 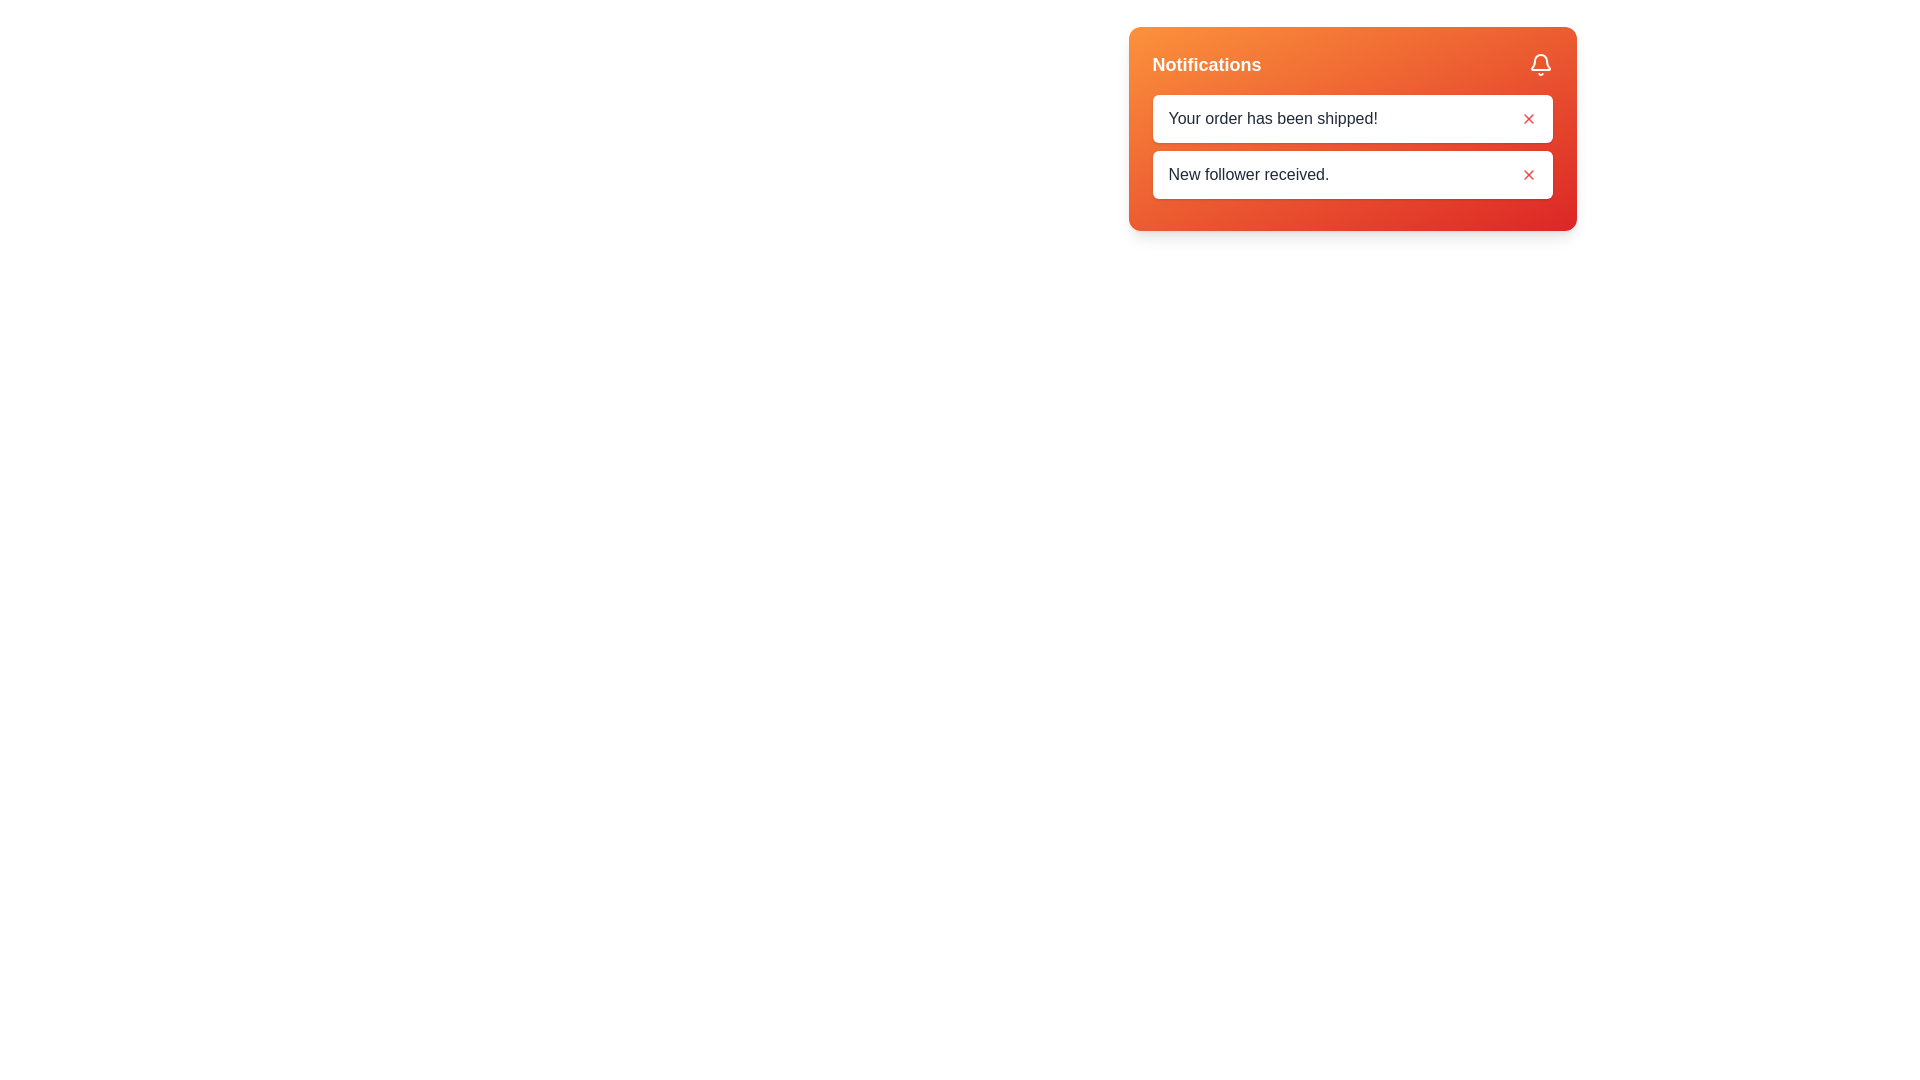 I want to click on the notification bell icon located in the upper-right corner of the notification header bar, which is styled in white against a vibrant background, so click(x=1539, y=64).